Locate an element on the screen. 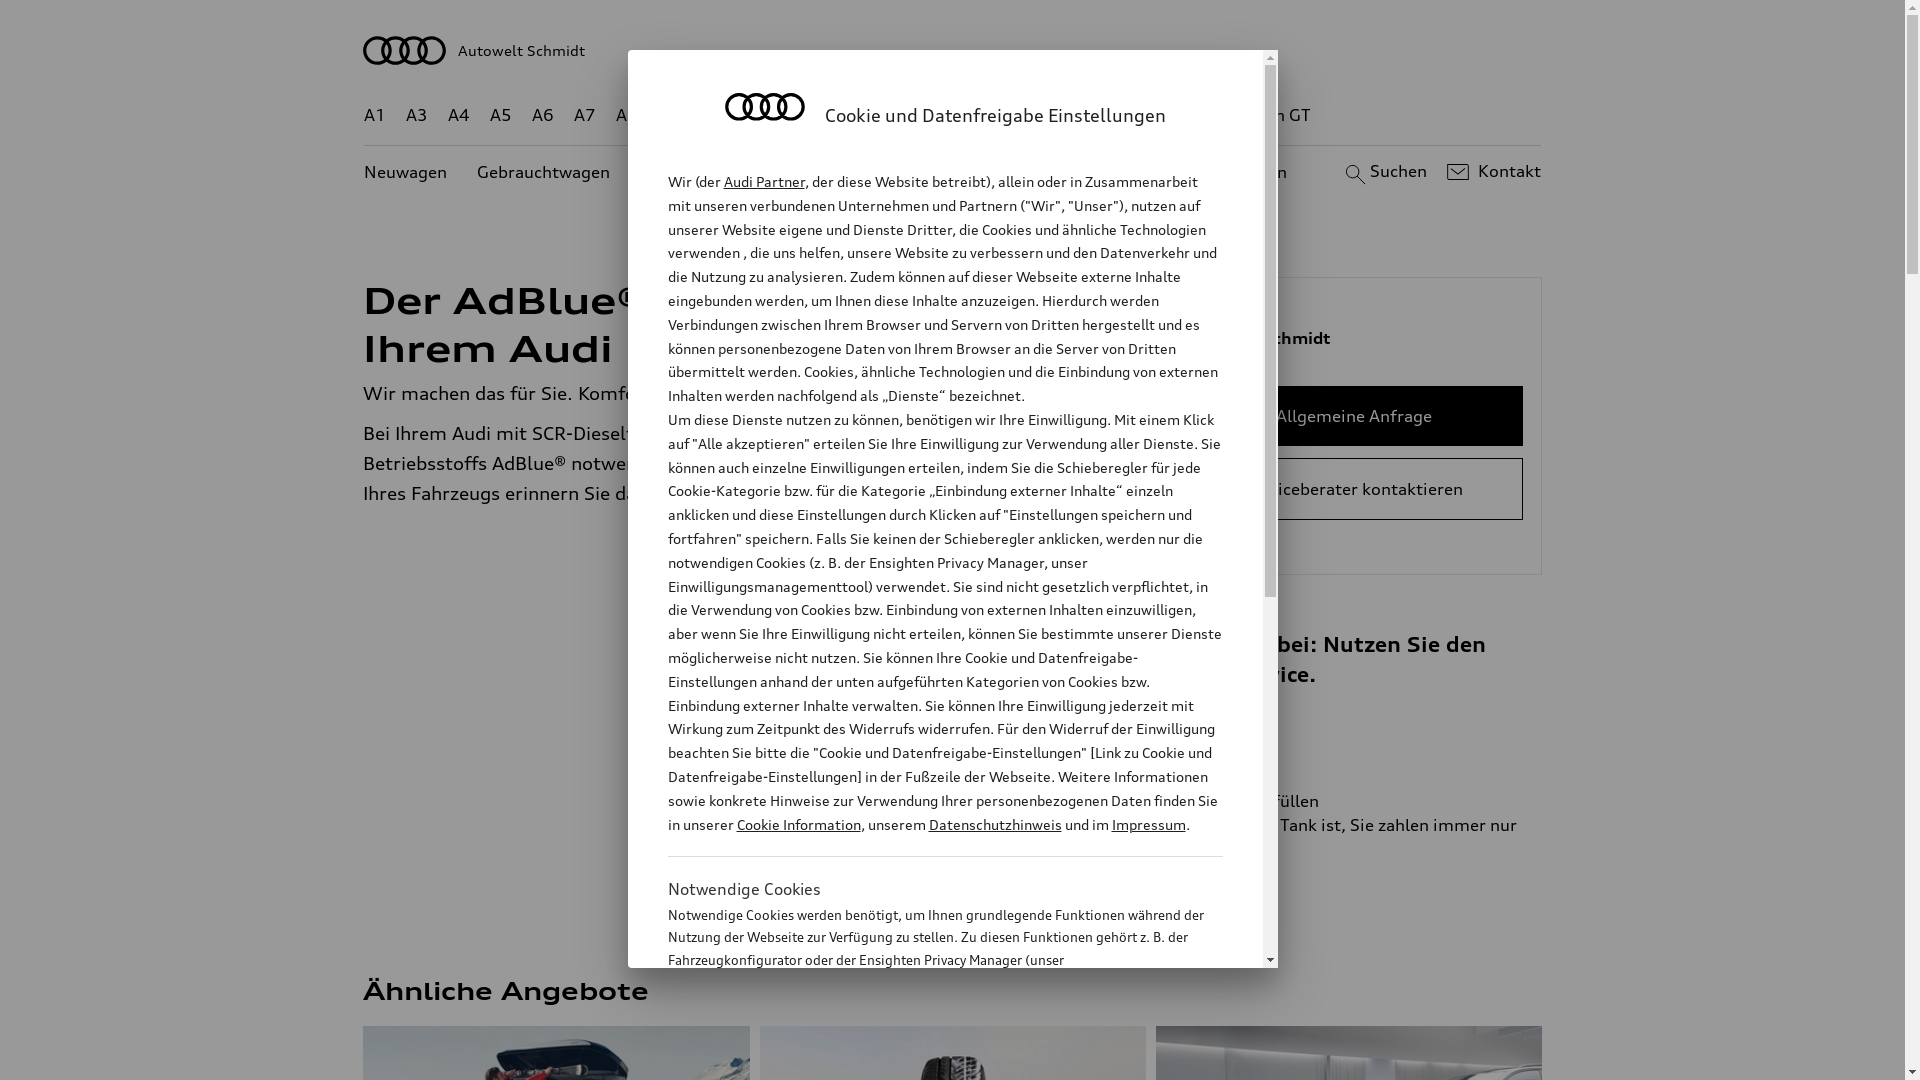 The height and width of the screenshot is (1080, 1920). 'Q2' is located at coordinates (669, 115).